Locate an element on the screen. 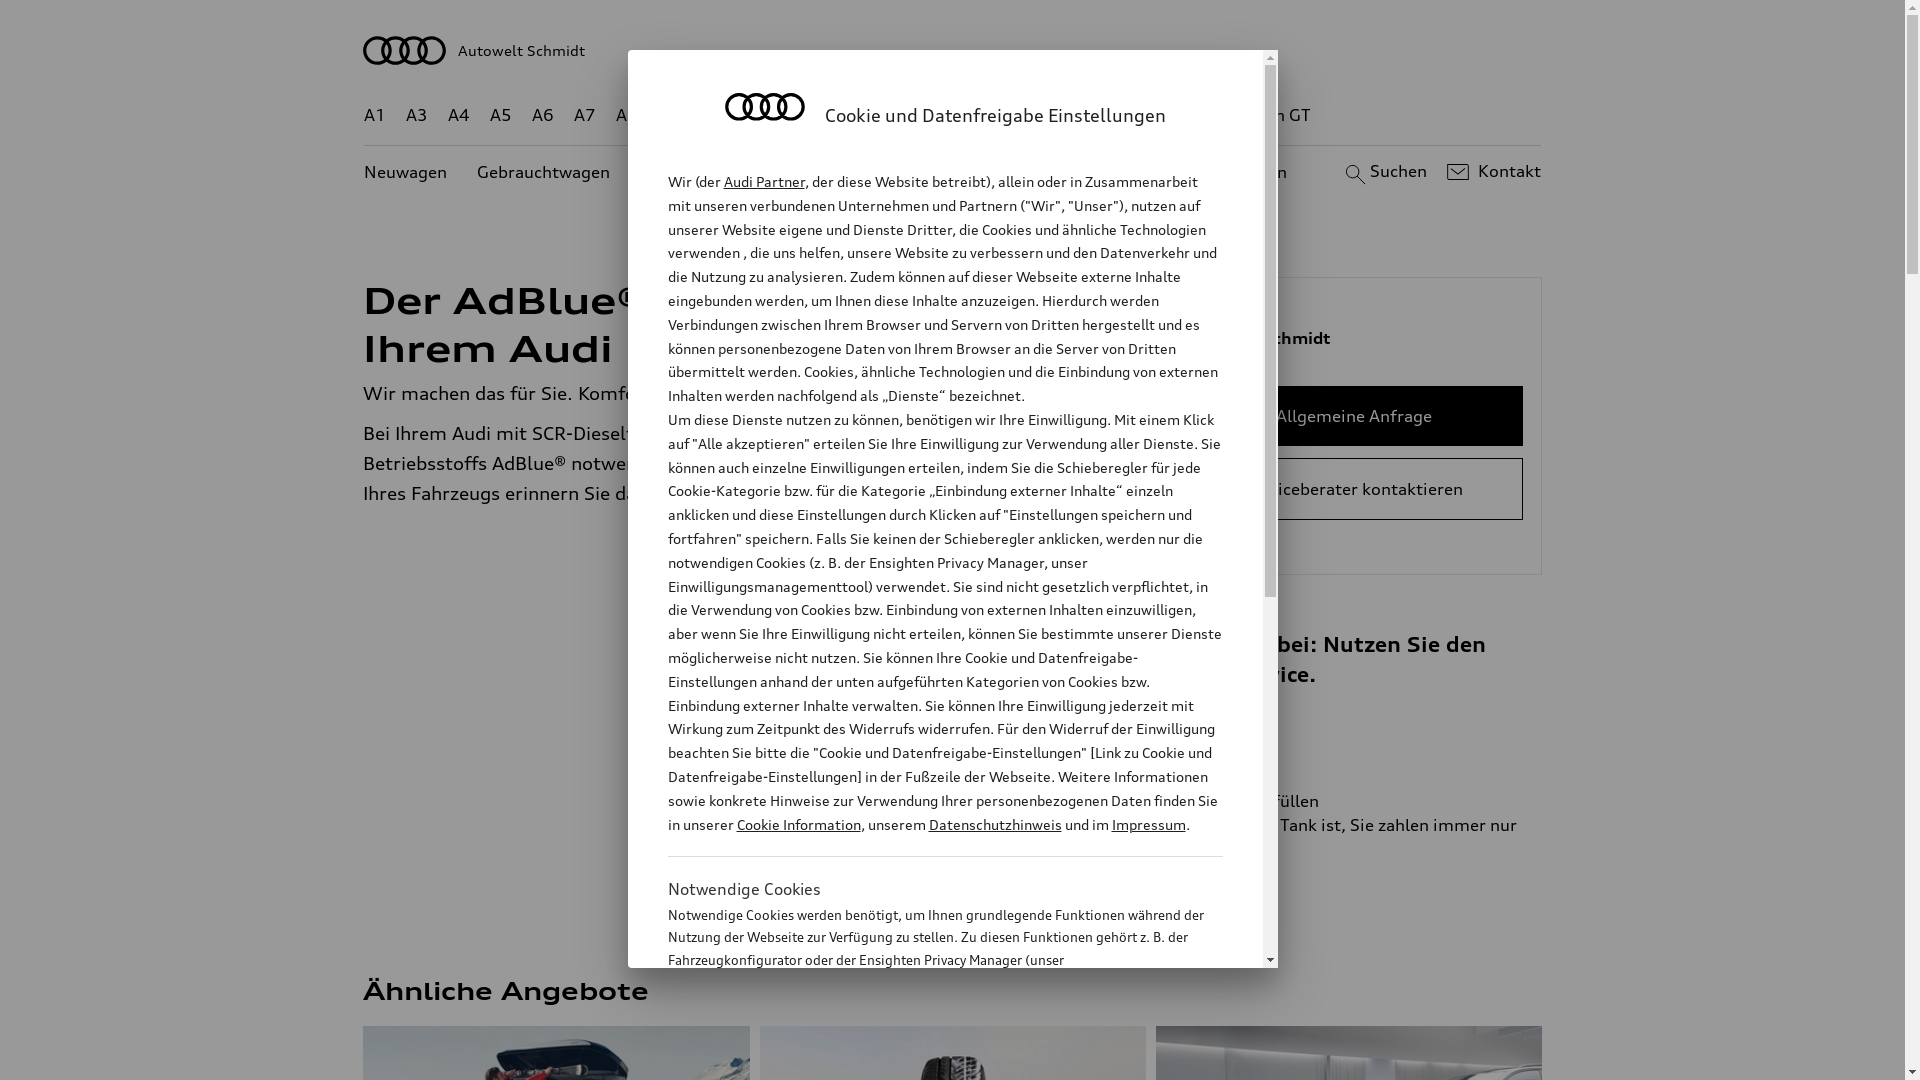 The height and width of the screenshot is (1080, 1920). 'Q2' is located at coordinates (669, 115).